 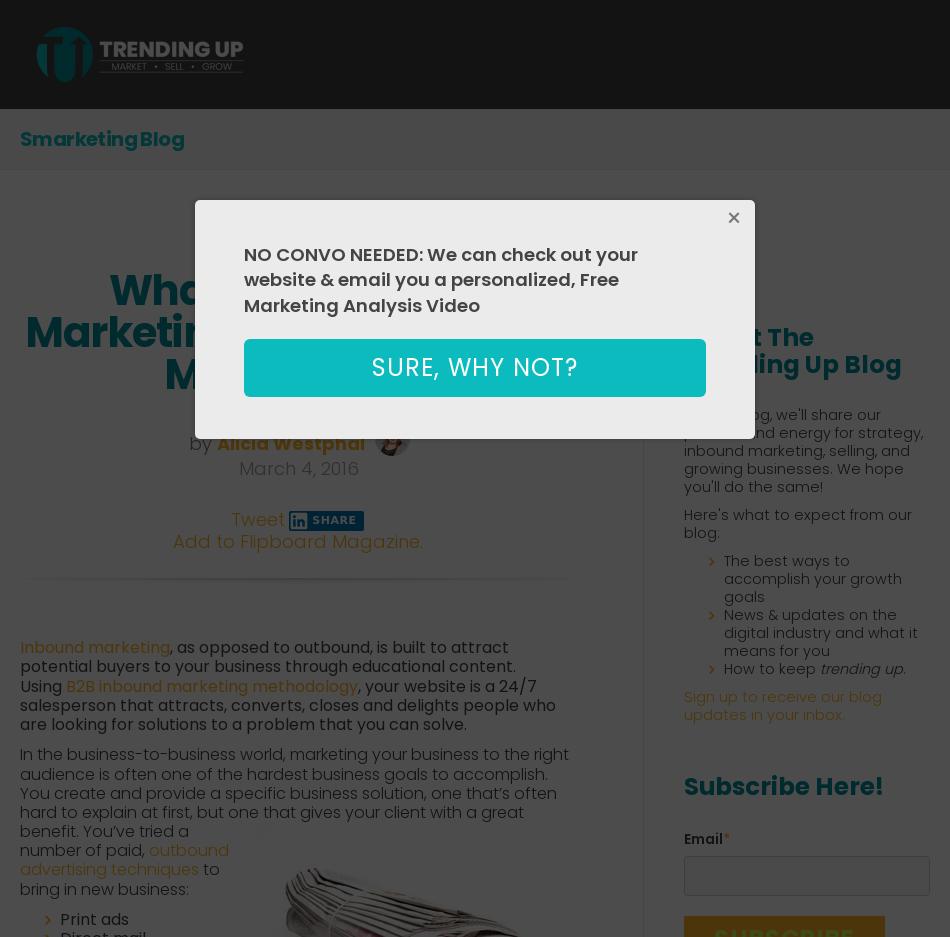 What do you see at coordinates (102, 138) in the screenshot?
I see `'Smarketing Blog'` at bounding box center [102, 138].